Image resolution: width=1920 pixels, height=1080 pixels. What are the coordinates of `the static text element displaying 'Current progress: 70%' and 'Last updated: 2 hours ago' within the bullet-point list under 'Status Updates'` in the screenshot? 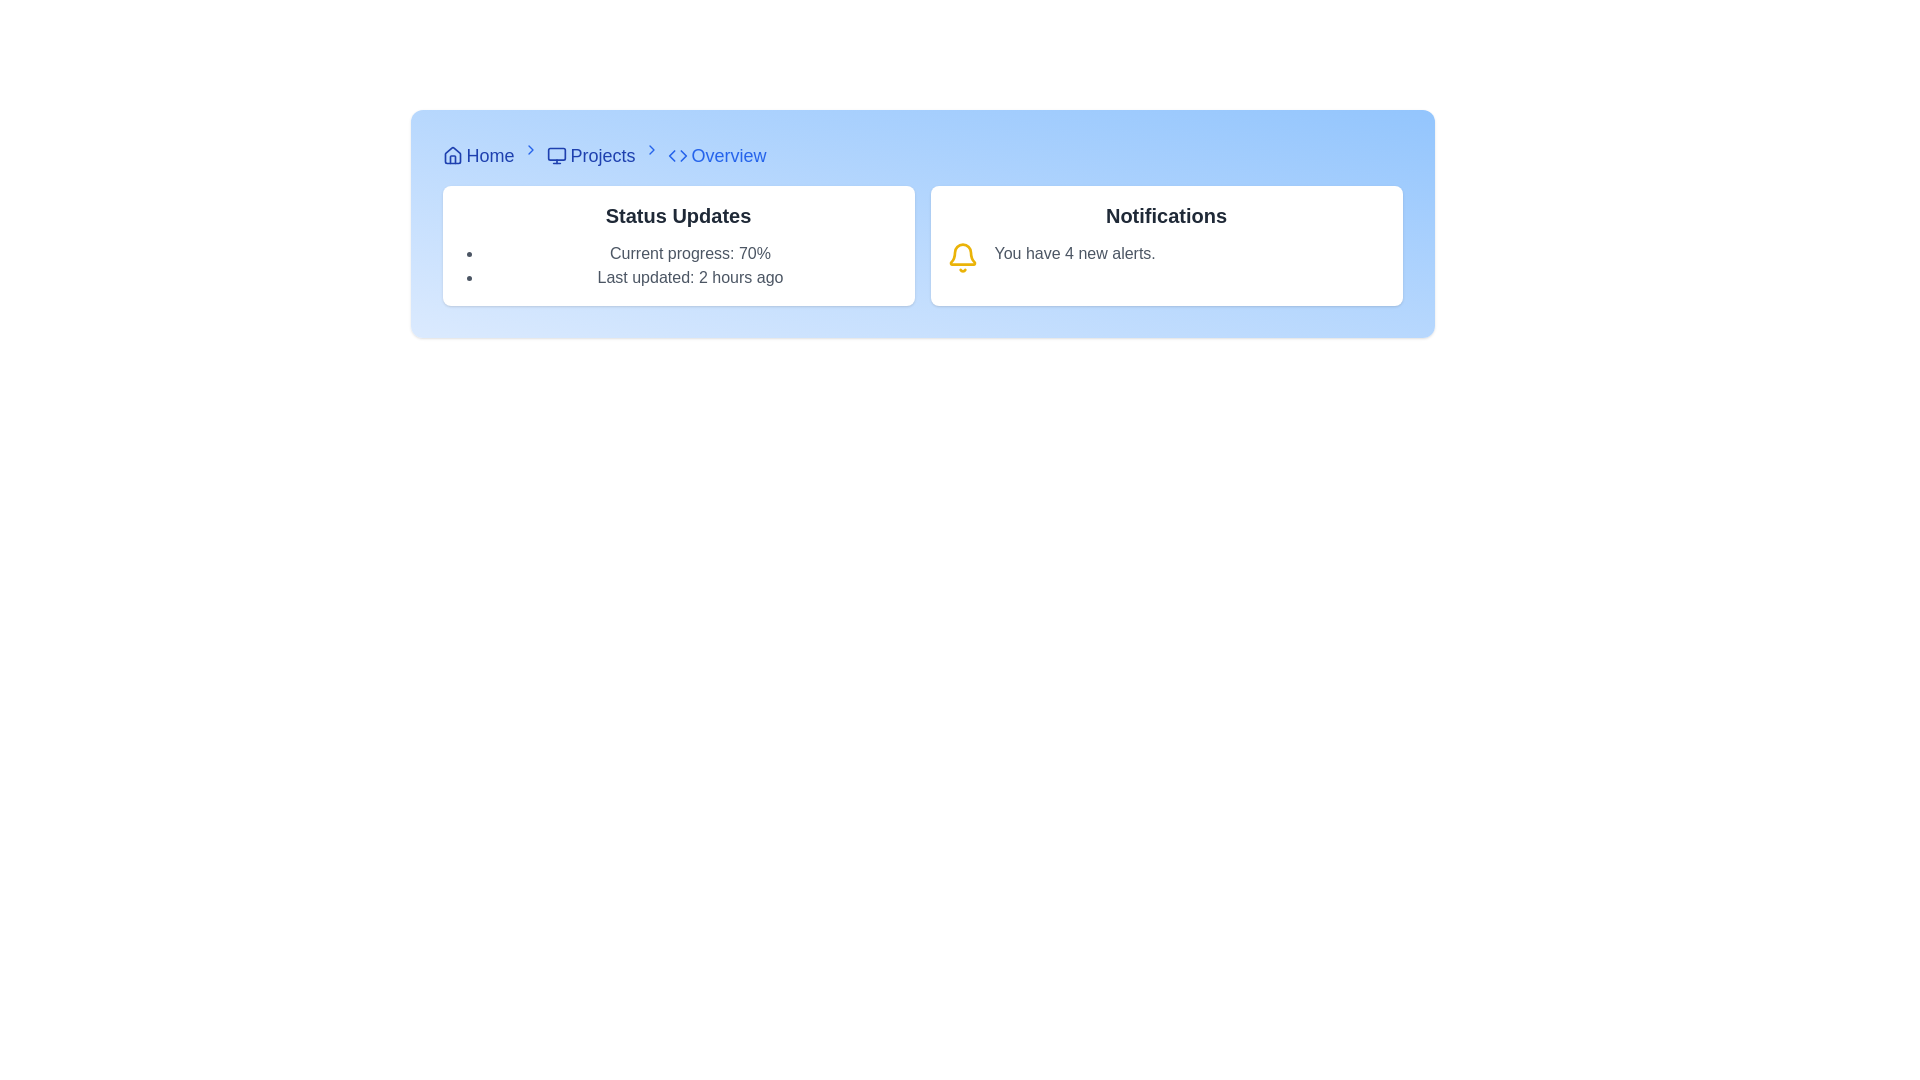 It's located at (690, 265).